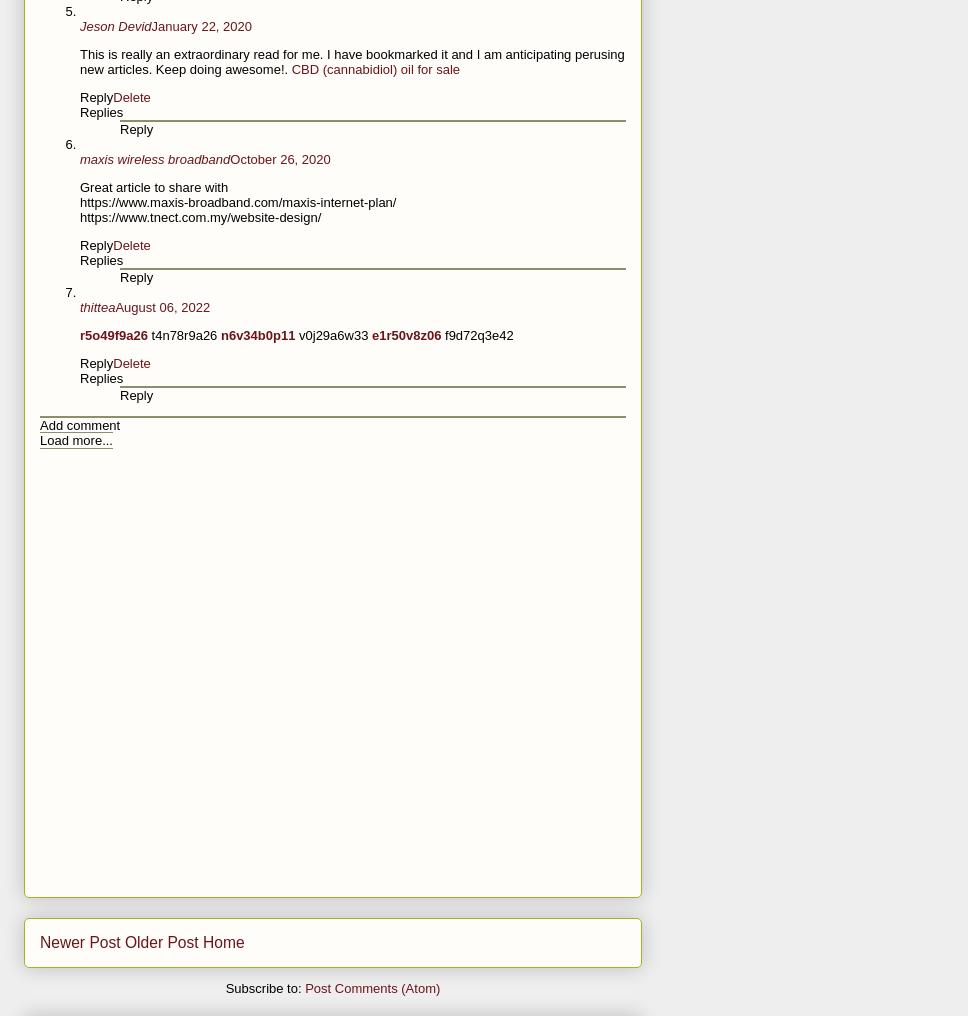 The image size is (968, 1016). What do you see at coordinates (265, 988) in the screenshot?
I see `'Subscribe to:'` at bounding box center [265, 988].